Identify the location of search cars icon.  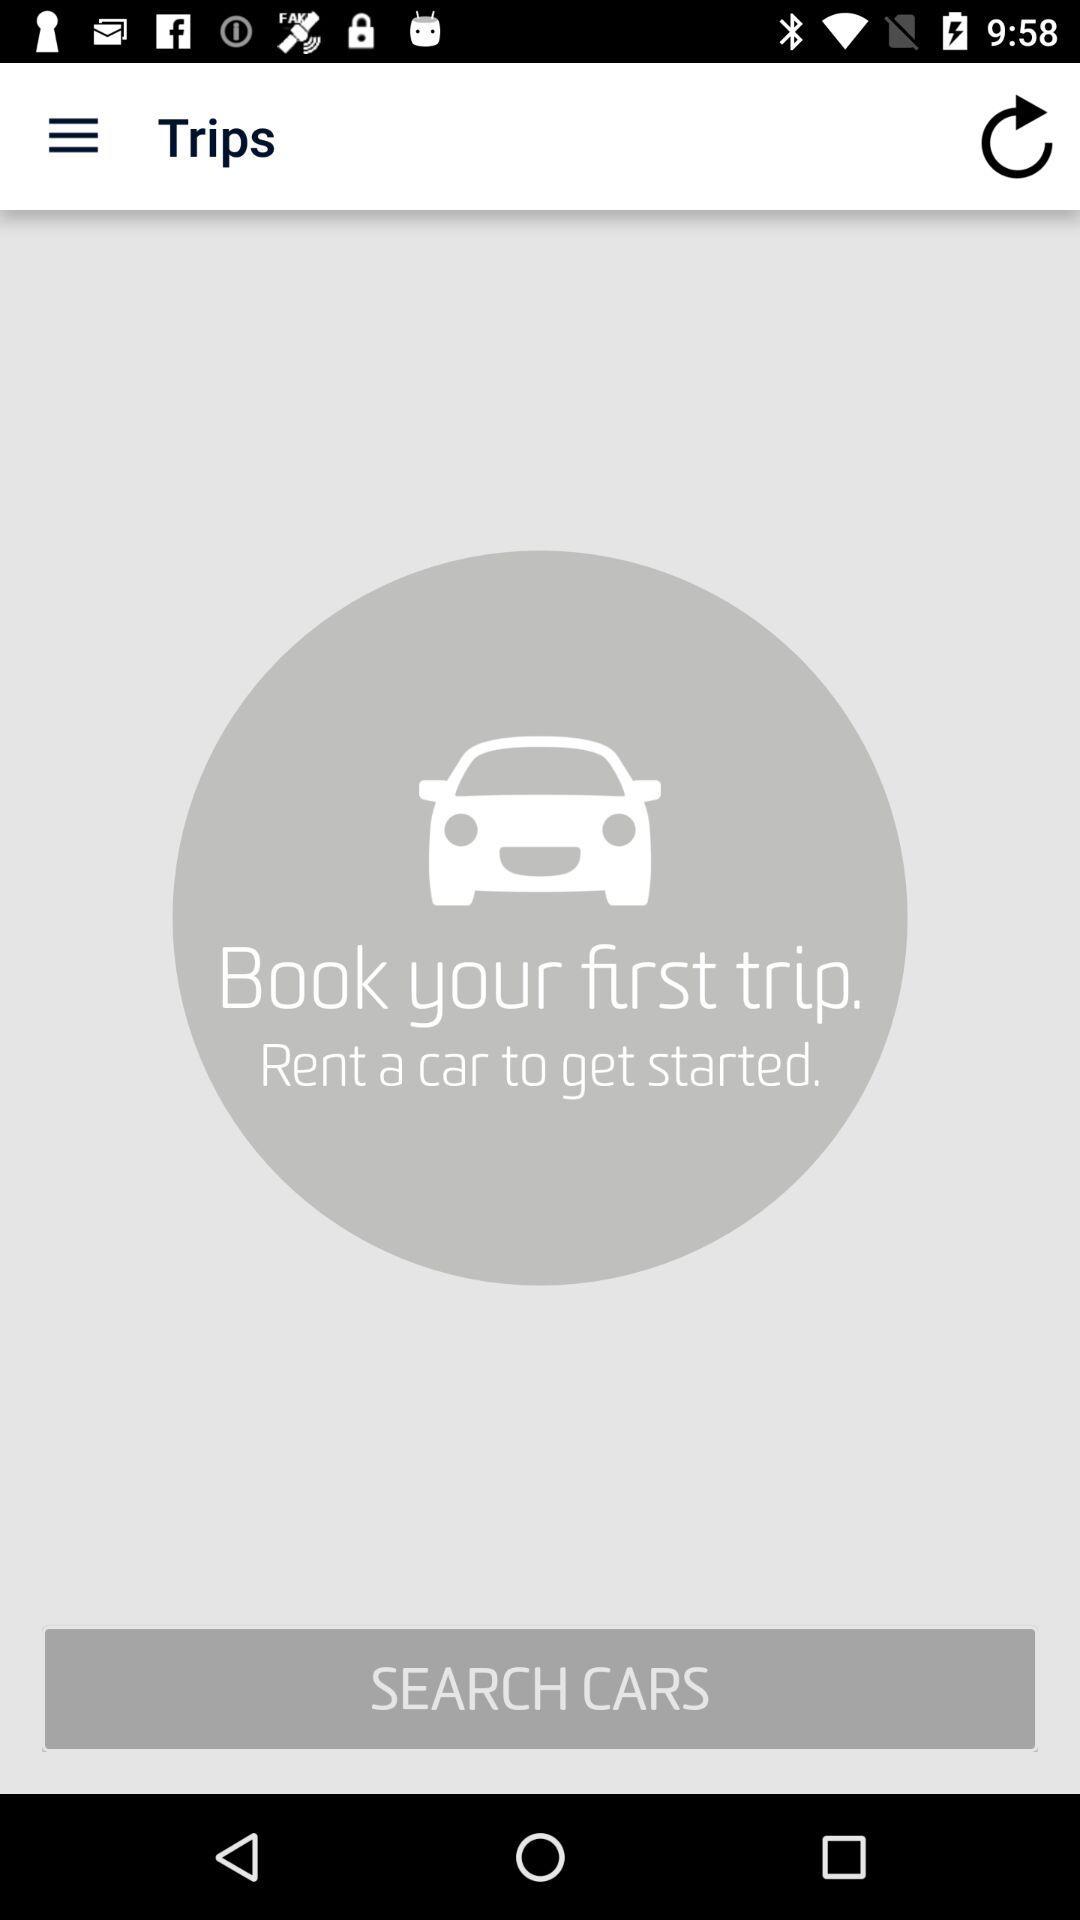
(540, 1688).